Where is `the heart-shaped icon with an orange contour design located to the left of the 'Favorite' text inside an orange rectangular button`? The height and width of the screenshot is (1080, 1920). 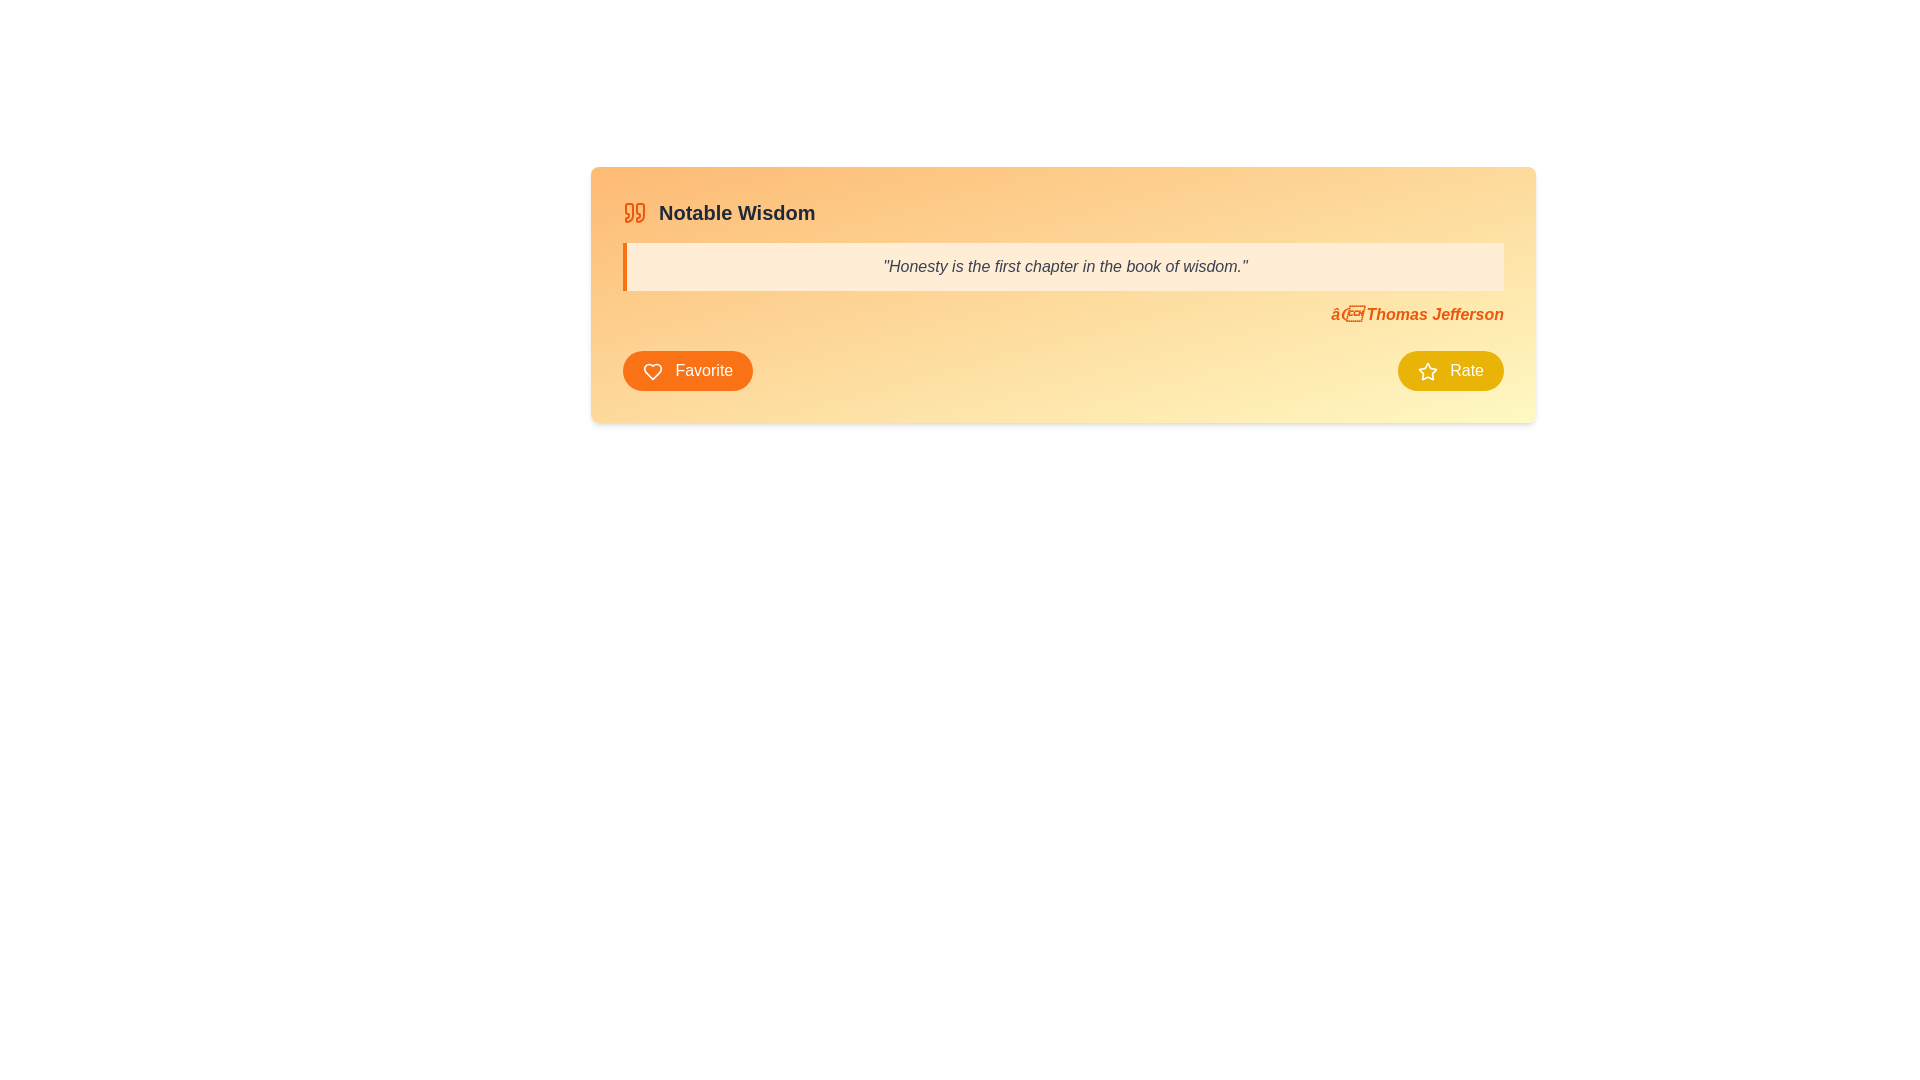
the heart-shaped icon with an orange contour design located to the left of the 'Favorite' text inside an orange rectangular button is located at coordinates (652, 370).